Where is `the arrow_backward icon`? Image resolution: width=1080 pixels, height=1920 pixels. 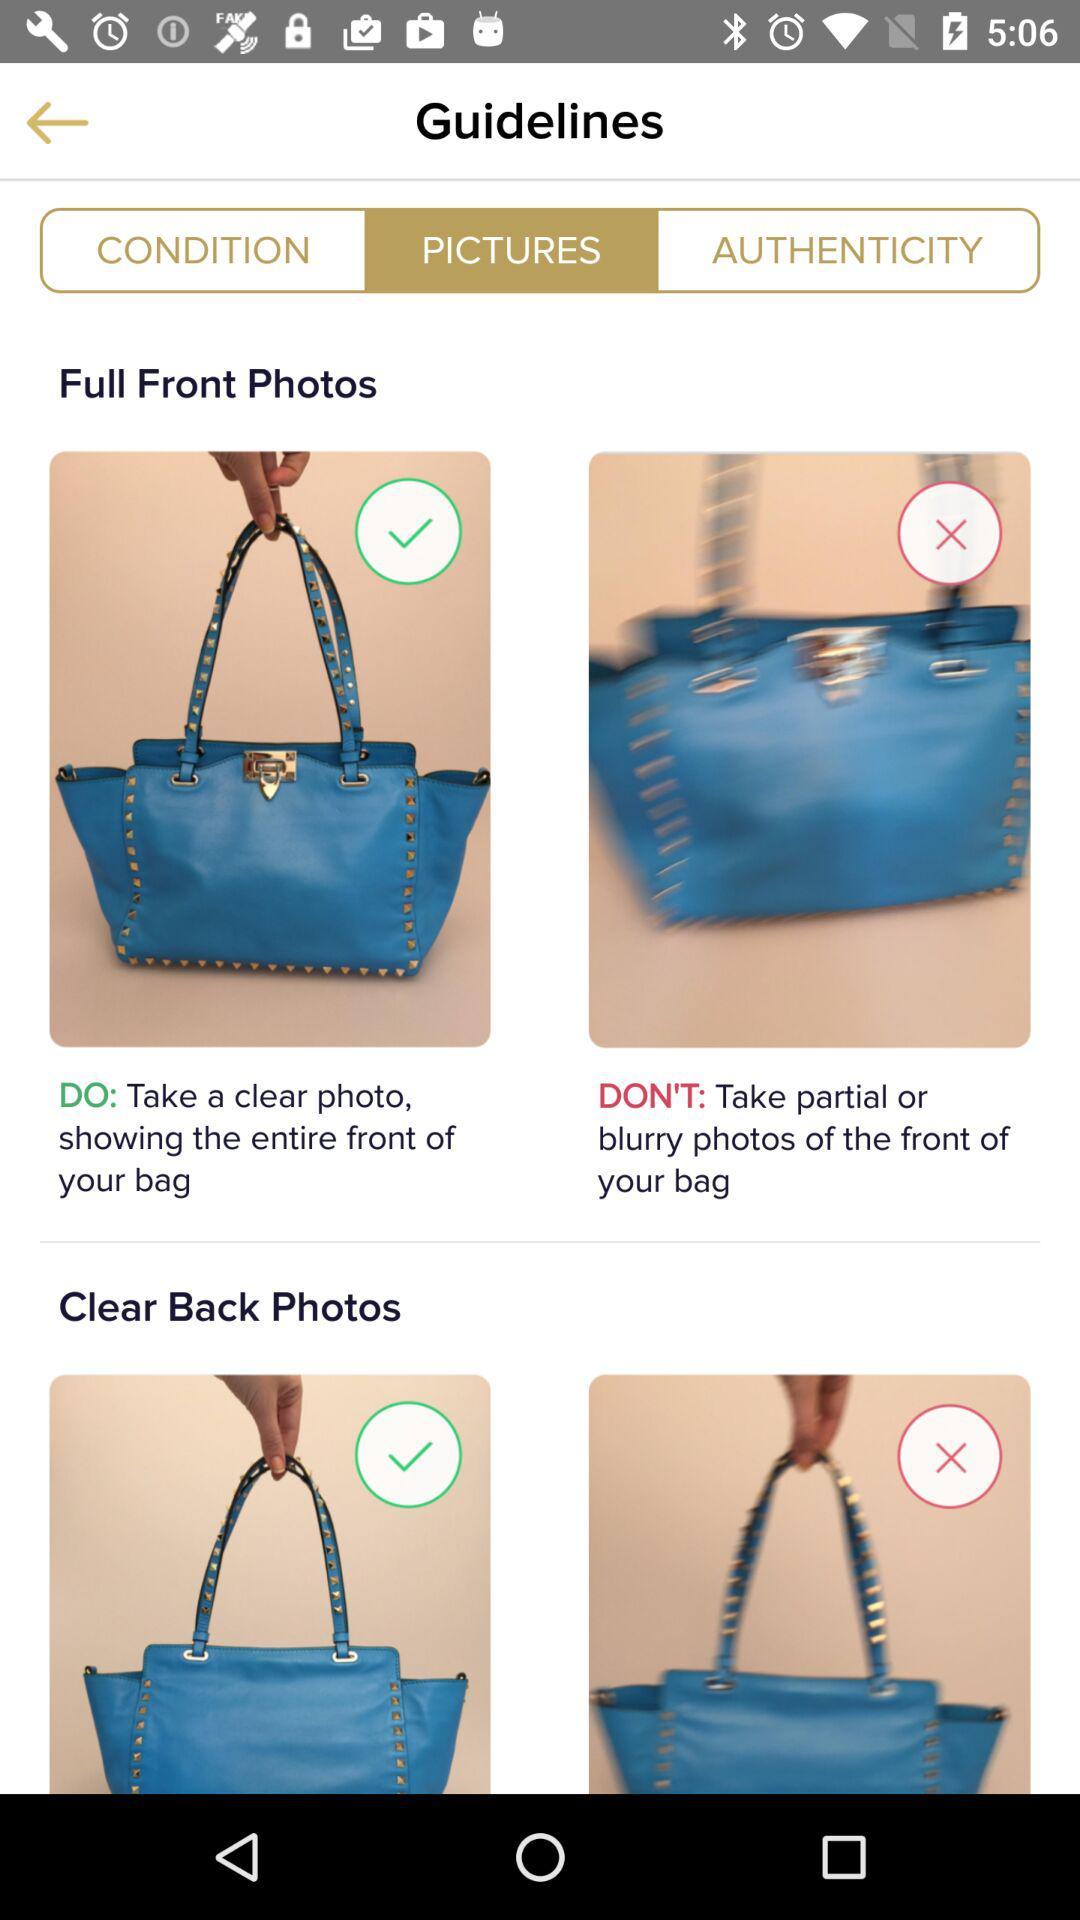
the arrow_backward icon is located at coordinates (56, 121).